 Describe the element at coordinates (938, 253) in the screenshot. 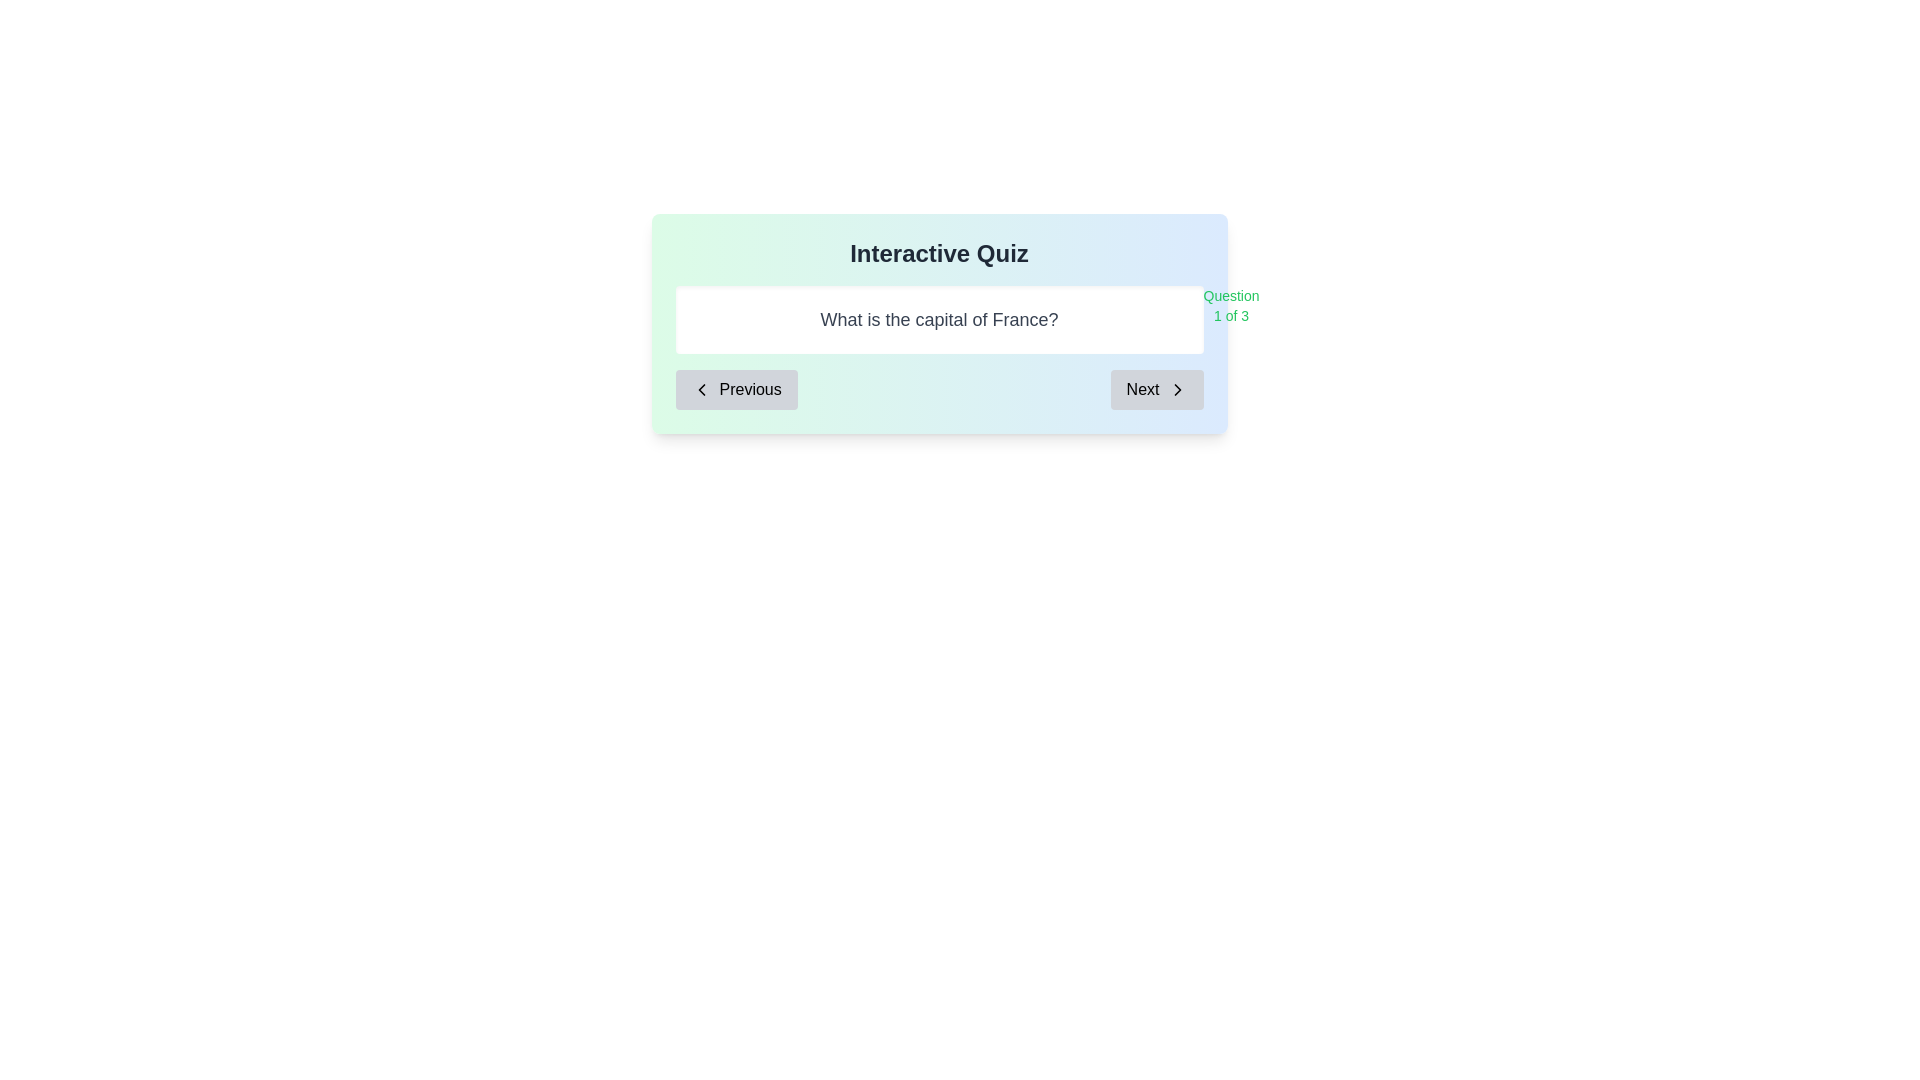

I see `the static text header that serves as a title for the content within the card, positioned above the question box` at that location.